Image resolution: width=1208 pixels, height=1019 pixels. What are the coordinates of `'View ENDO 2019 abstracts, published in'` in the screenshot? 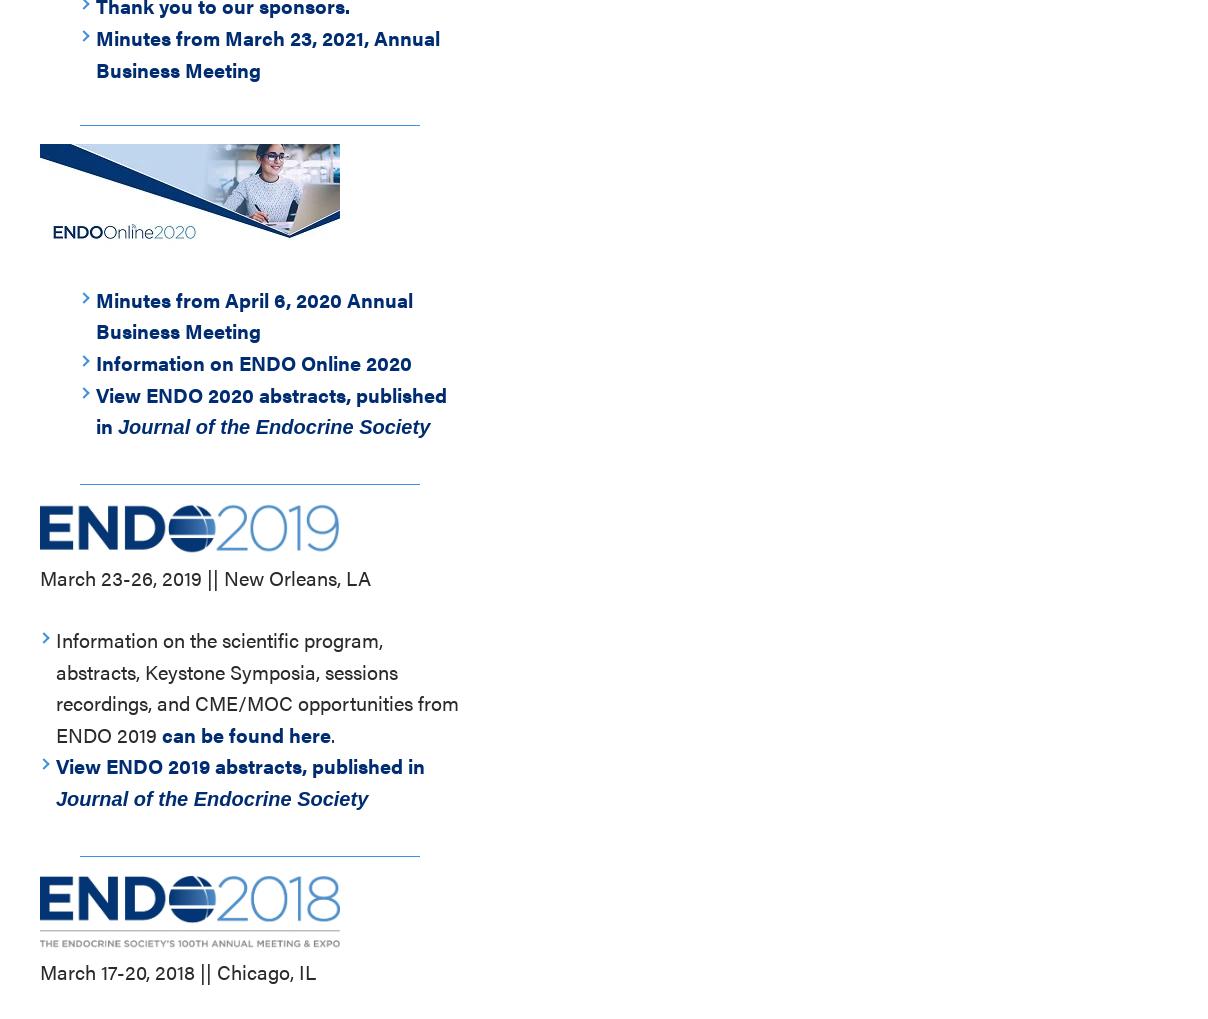 It's located at (240, 764).